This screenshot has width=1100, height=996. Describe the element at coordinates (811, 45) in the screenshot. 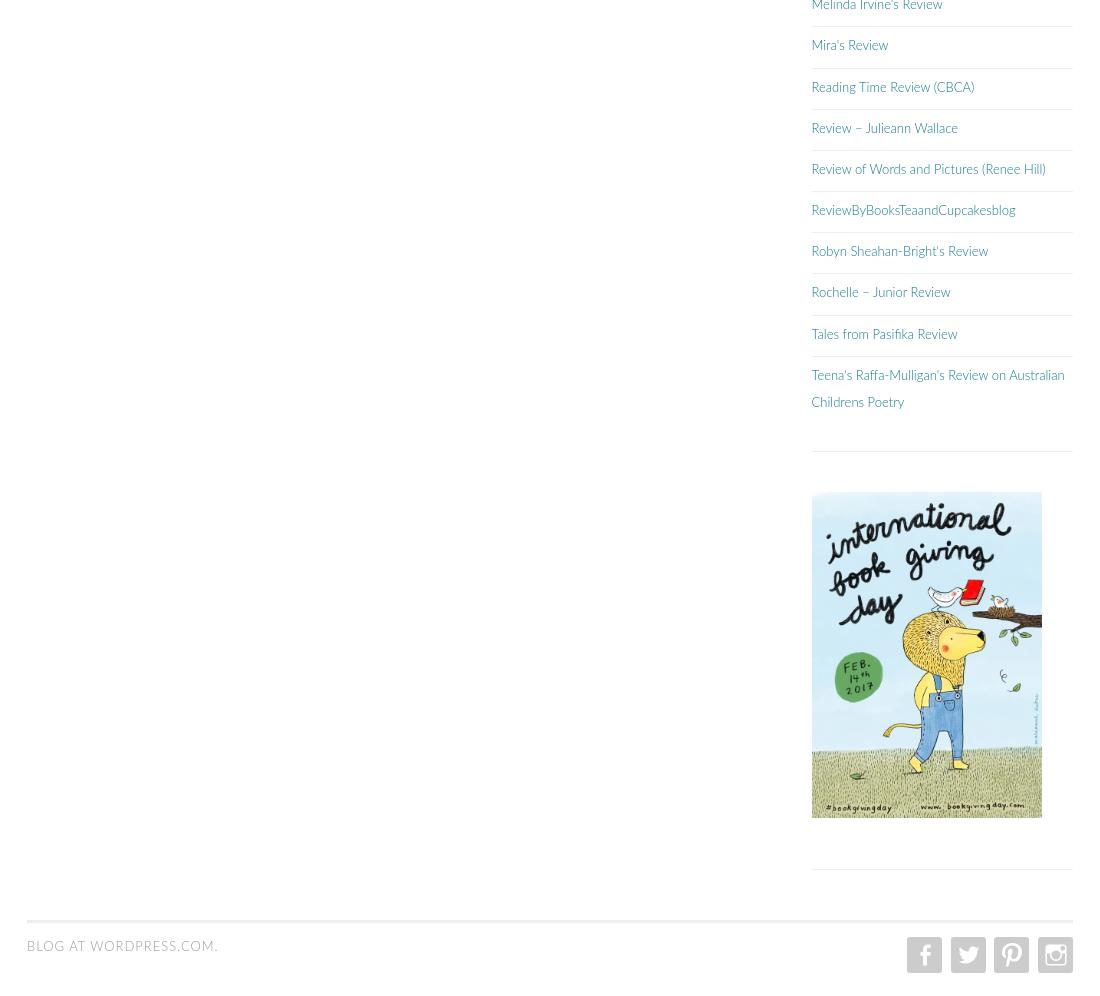

I see `'Mira's Review'` at that location.